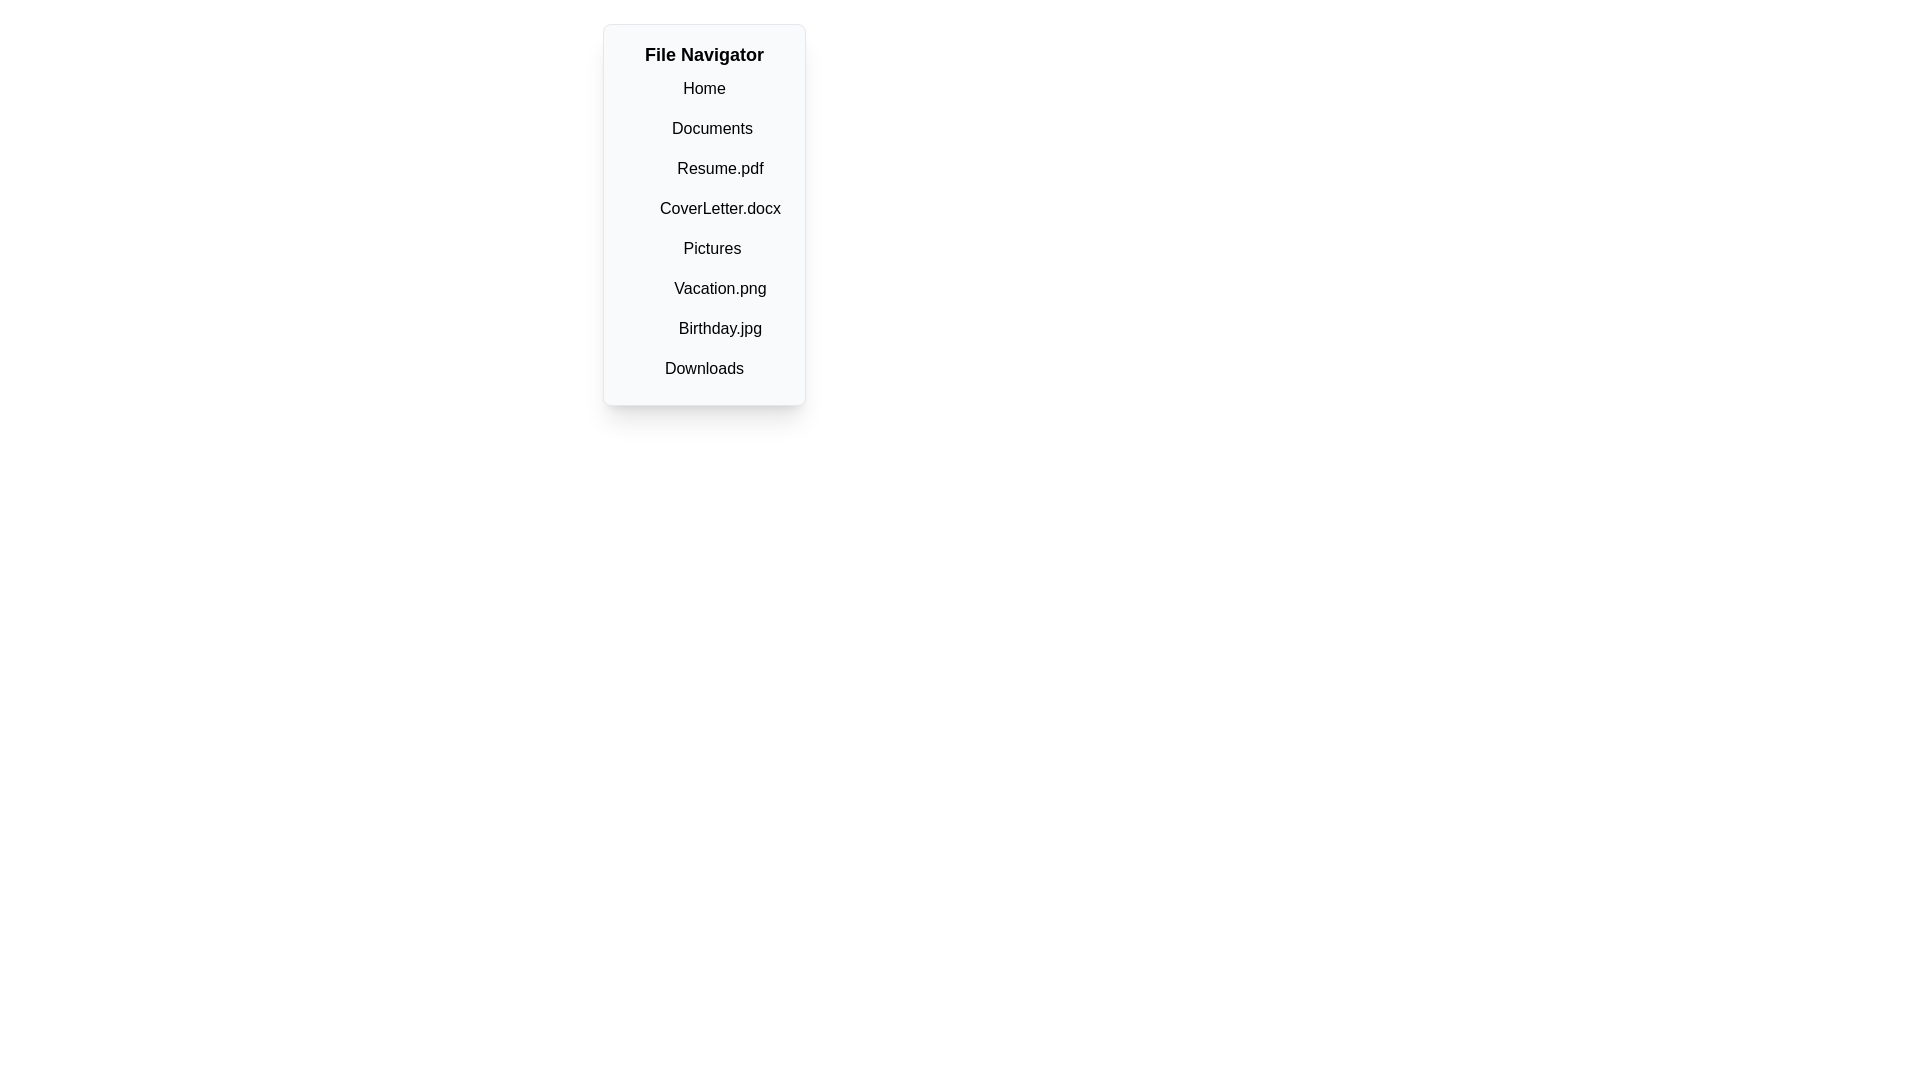  What do you see at coordinates (720, 167) in the screenshot?
I see `on the text label displaying 'Resume.pdf' in the File Navigator list` at bounding box center [720, 167].